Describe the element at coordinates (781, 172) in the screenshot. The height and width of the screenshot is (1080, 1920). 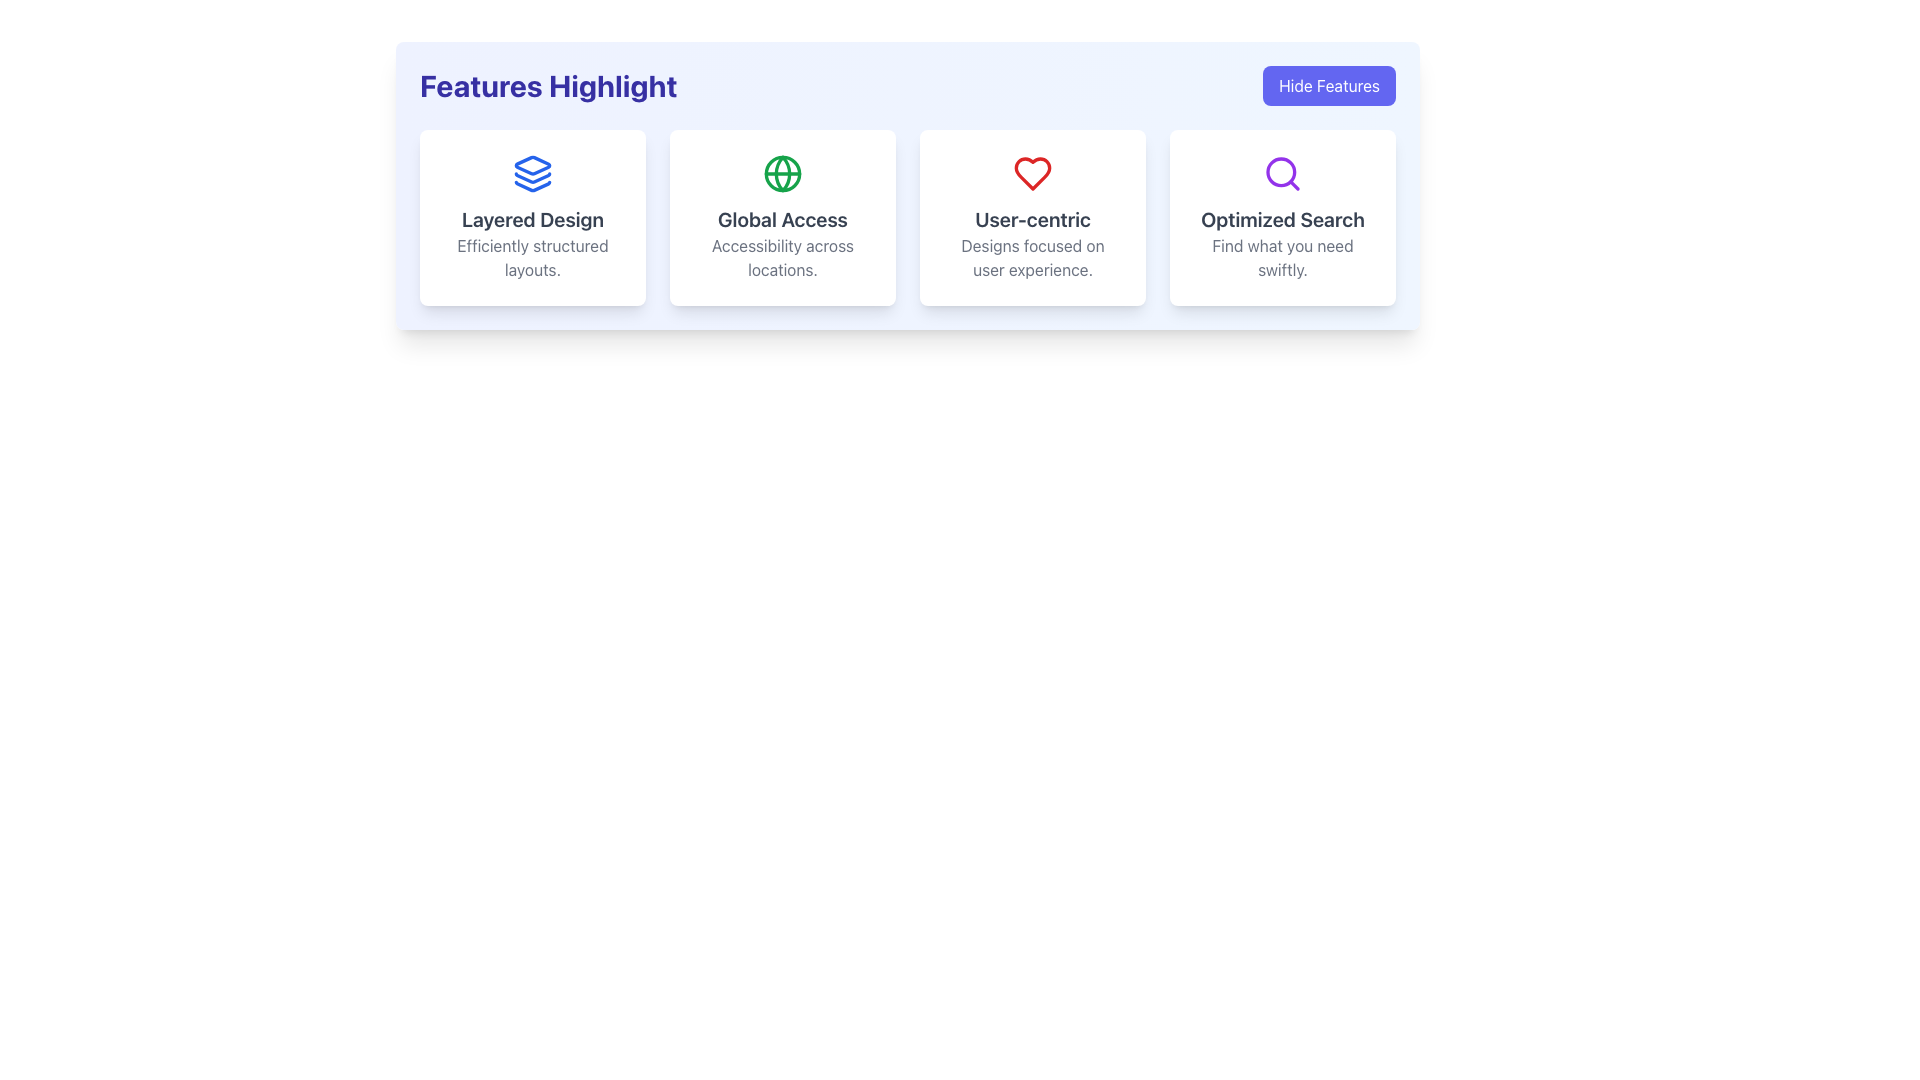
I see `the green globe icon located at the top of the 'Global Access' card in the 'Features Highlight' section` at that location.